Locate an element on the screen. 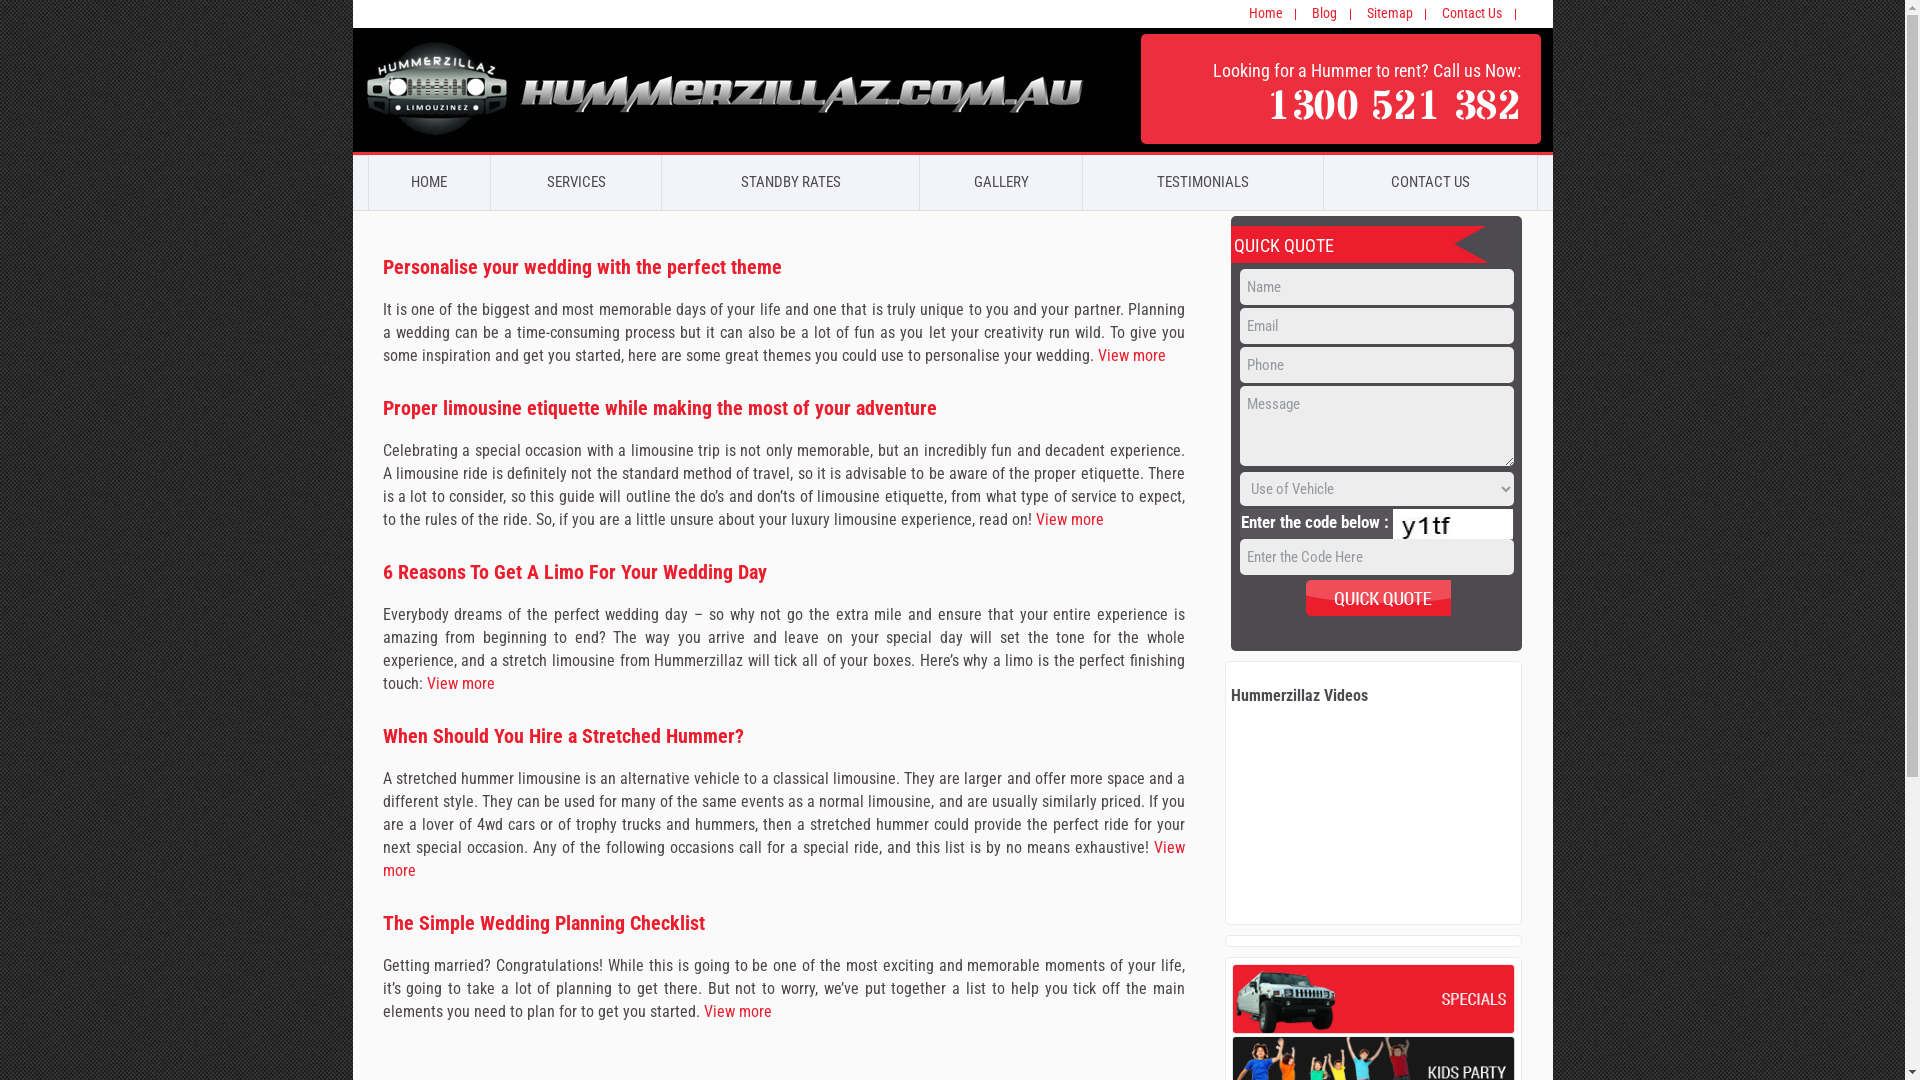 The width and height of the screenshot is (1920, 1080). 'SERVICES' is located at coordinates (575, 182).